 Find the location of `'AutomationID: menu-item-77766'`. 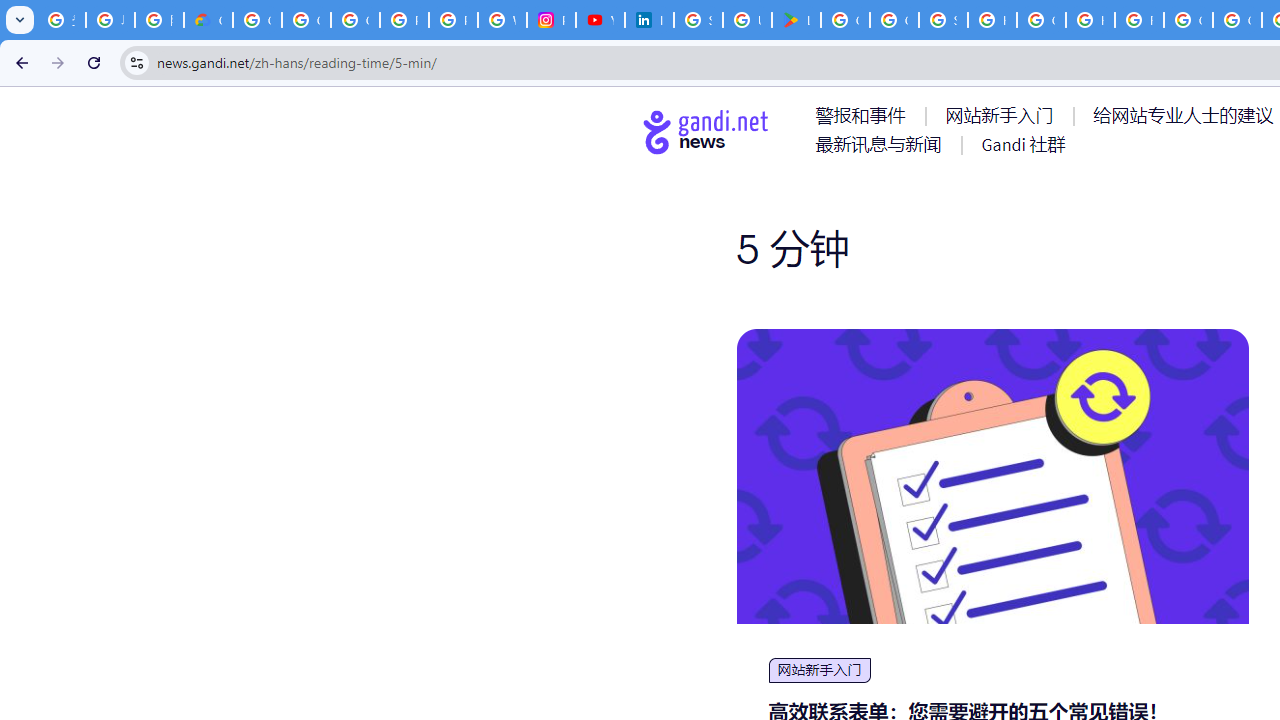

'AutomationID: menu-item-77766' is located at coordinates (881, 143).